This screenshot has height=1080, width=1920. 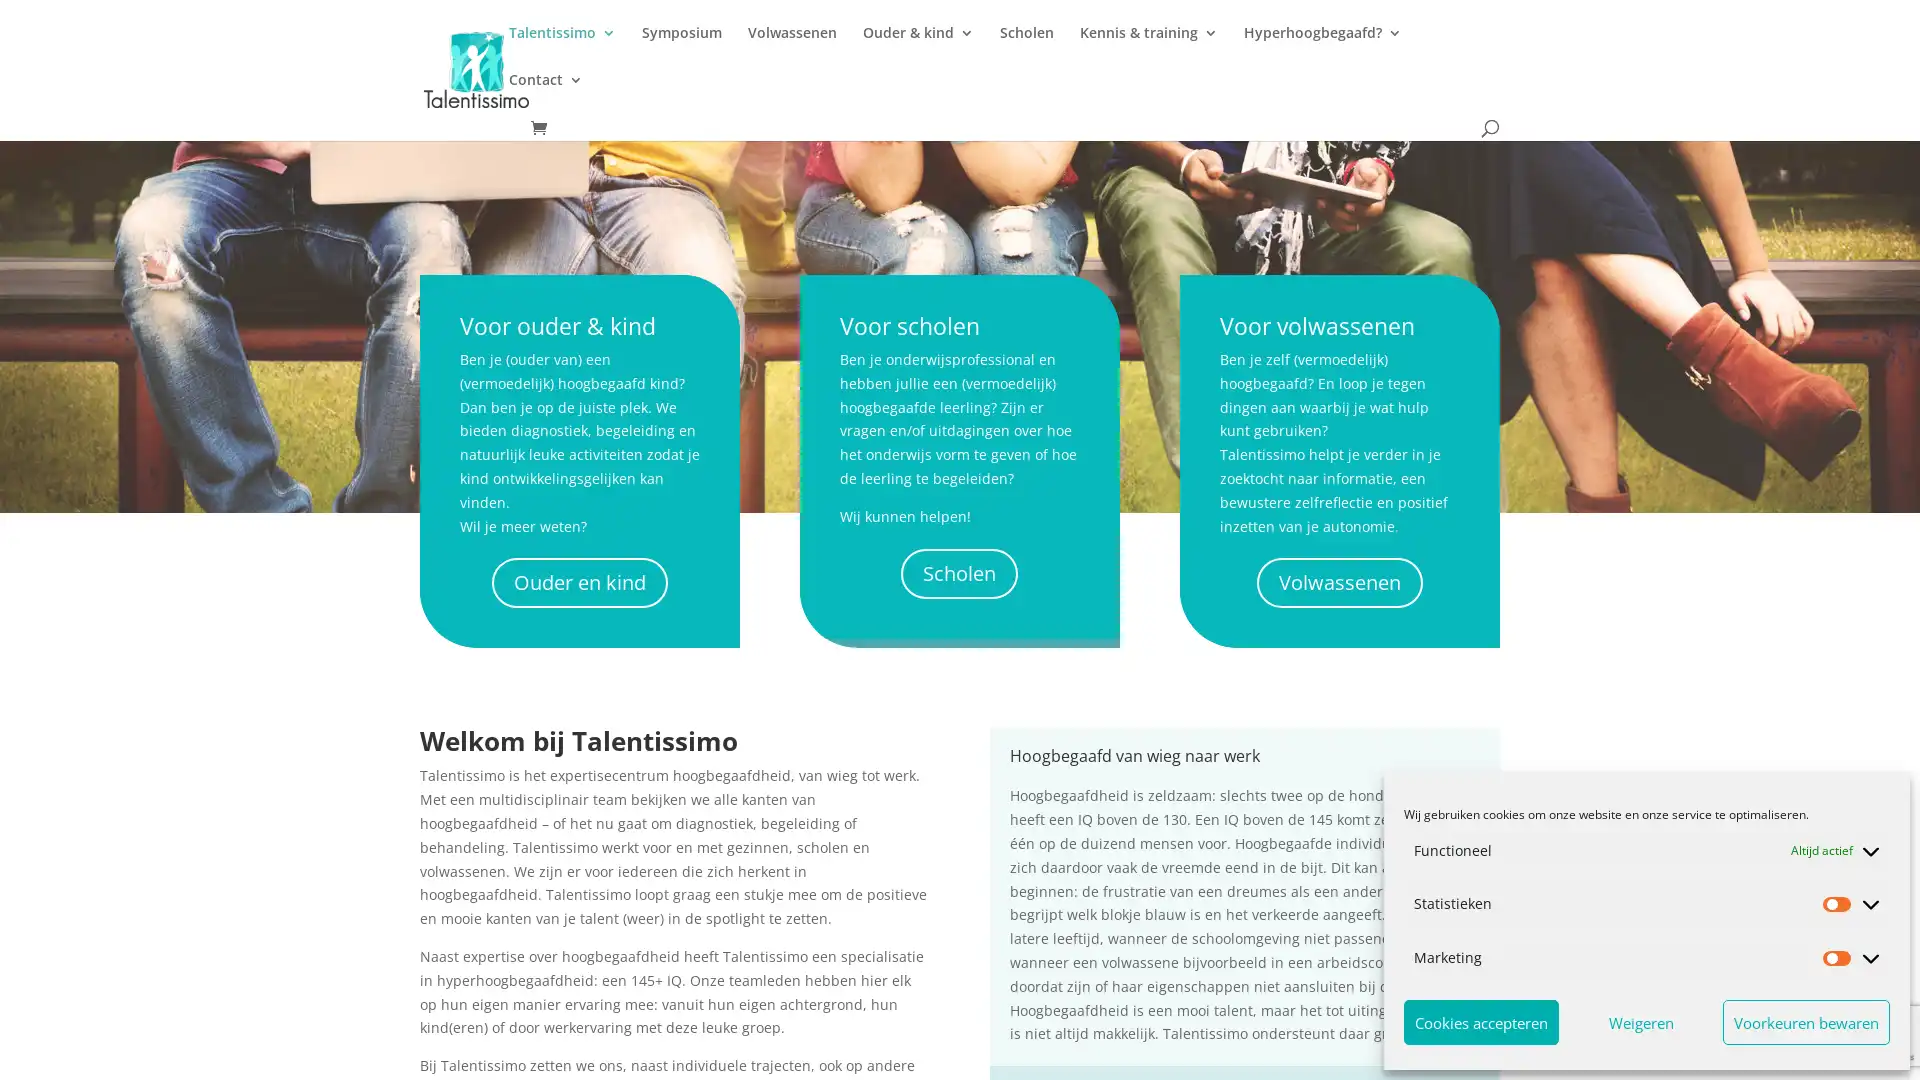 I want to click on Voorkeuren bewaren, so click(x=1806, y=1022).